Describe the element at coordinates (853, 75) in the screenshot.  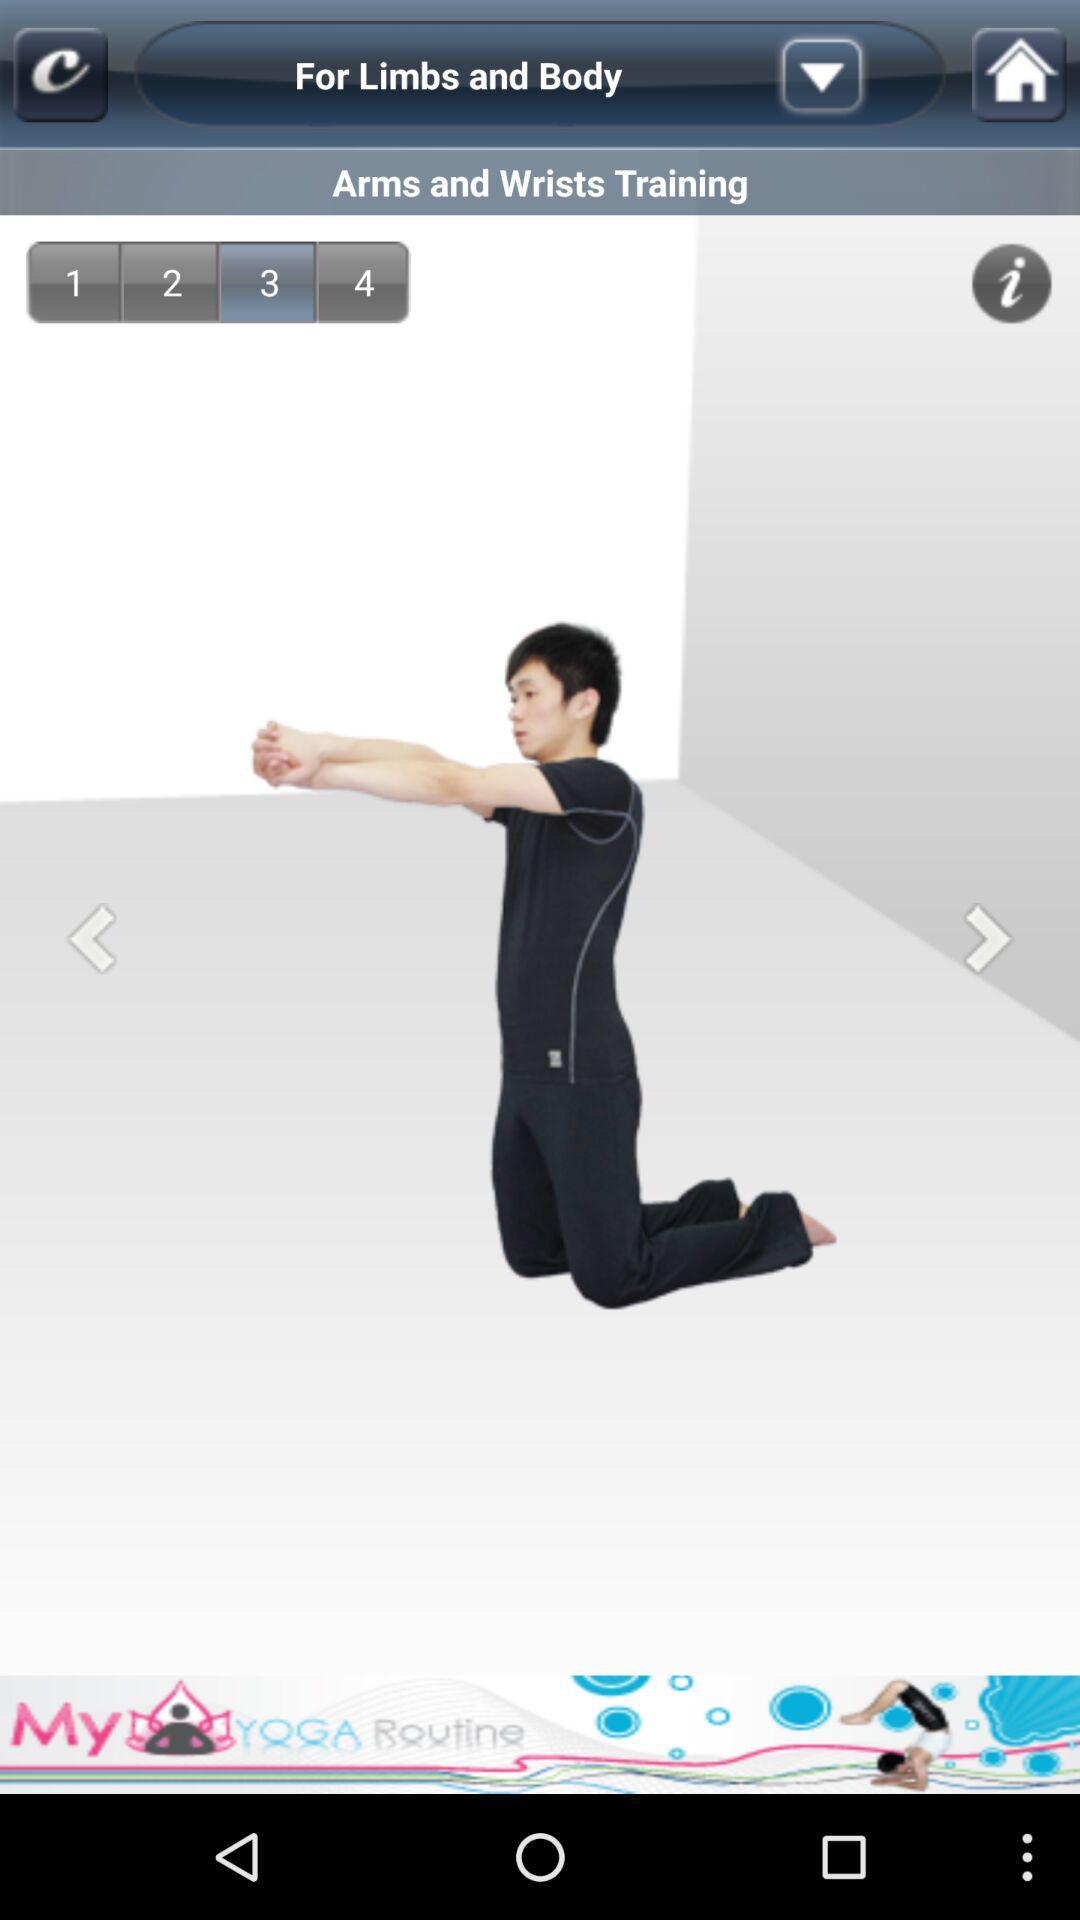
I see `display list` at that location.